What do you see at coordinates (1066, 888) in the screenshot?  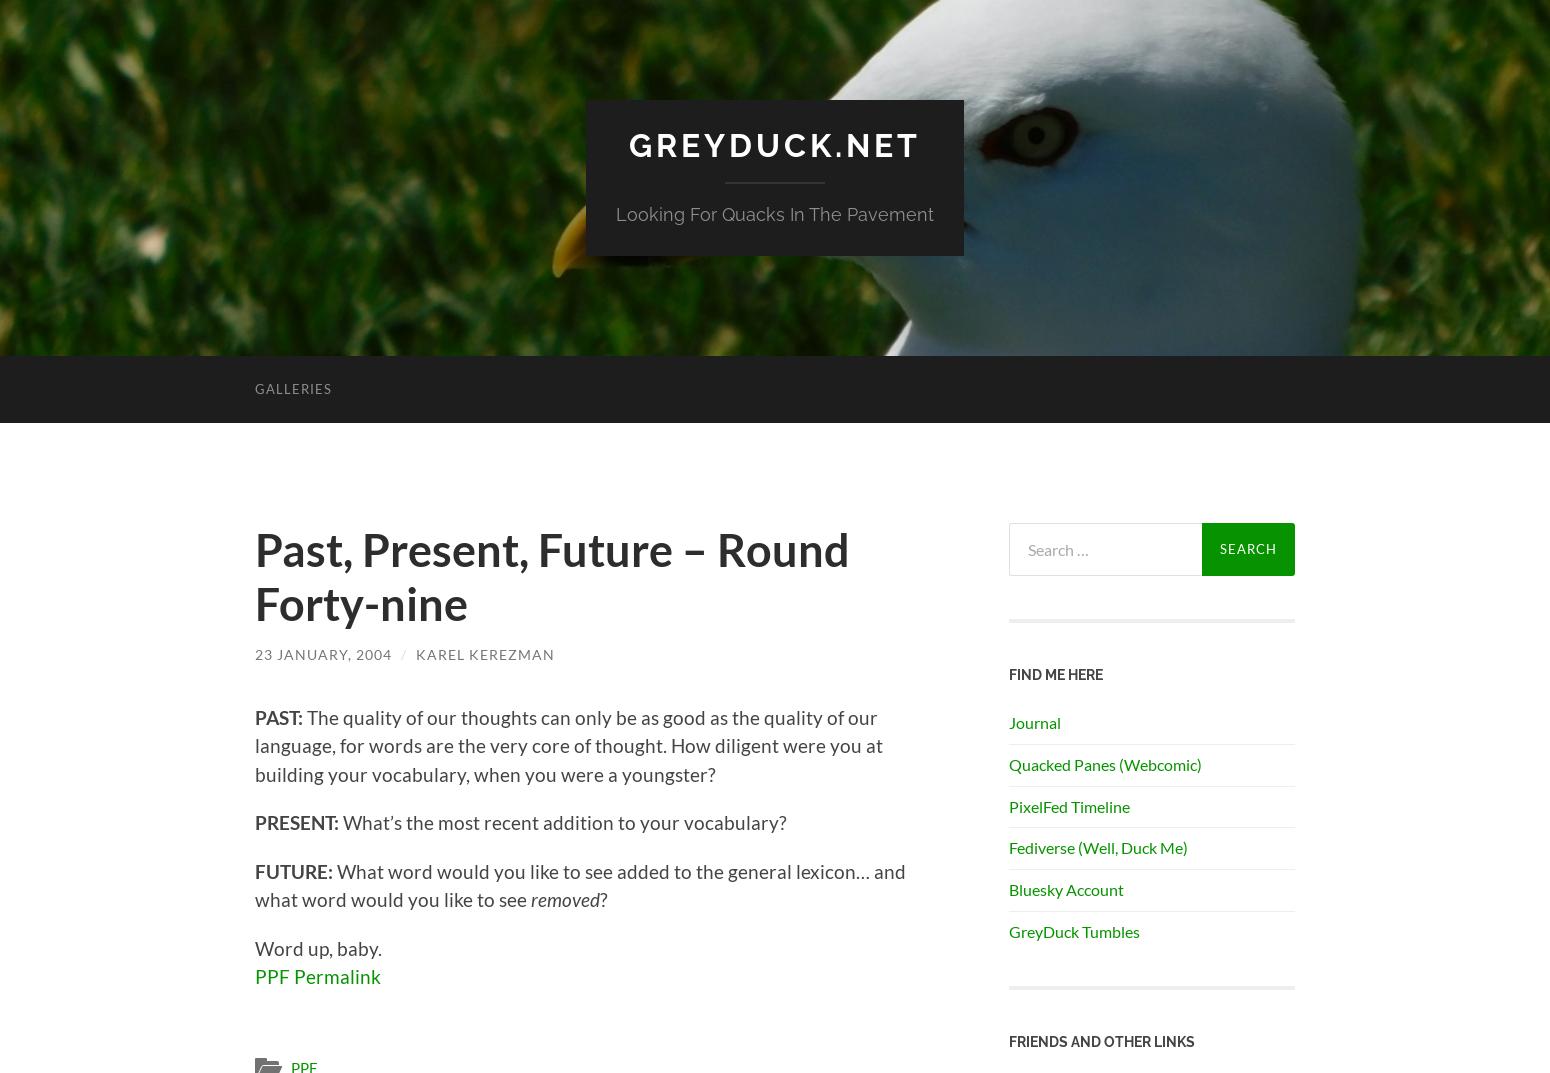 I see `'Bluesky Account'` at bounding box center [1066, 888].